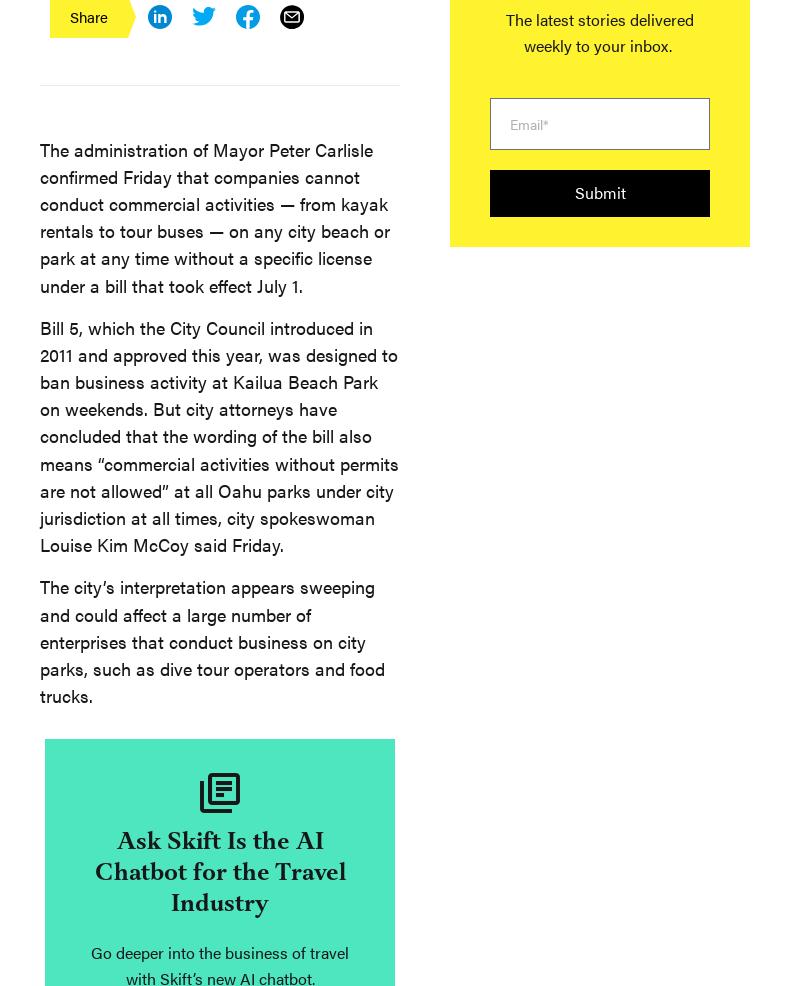 Image resolution: width=800 pixels, height=986 pixels. I want to click on 'Large-scale conflicts can damage tourism beyond the borders where fighting is occurring. Here's a look at the wider impact of war on tourism throughout the world.', so click(251, 782).